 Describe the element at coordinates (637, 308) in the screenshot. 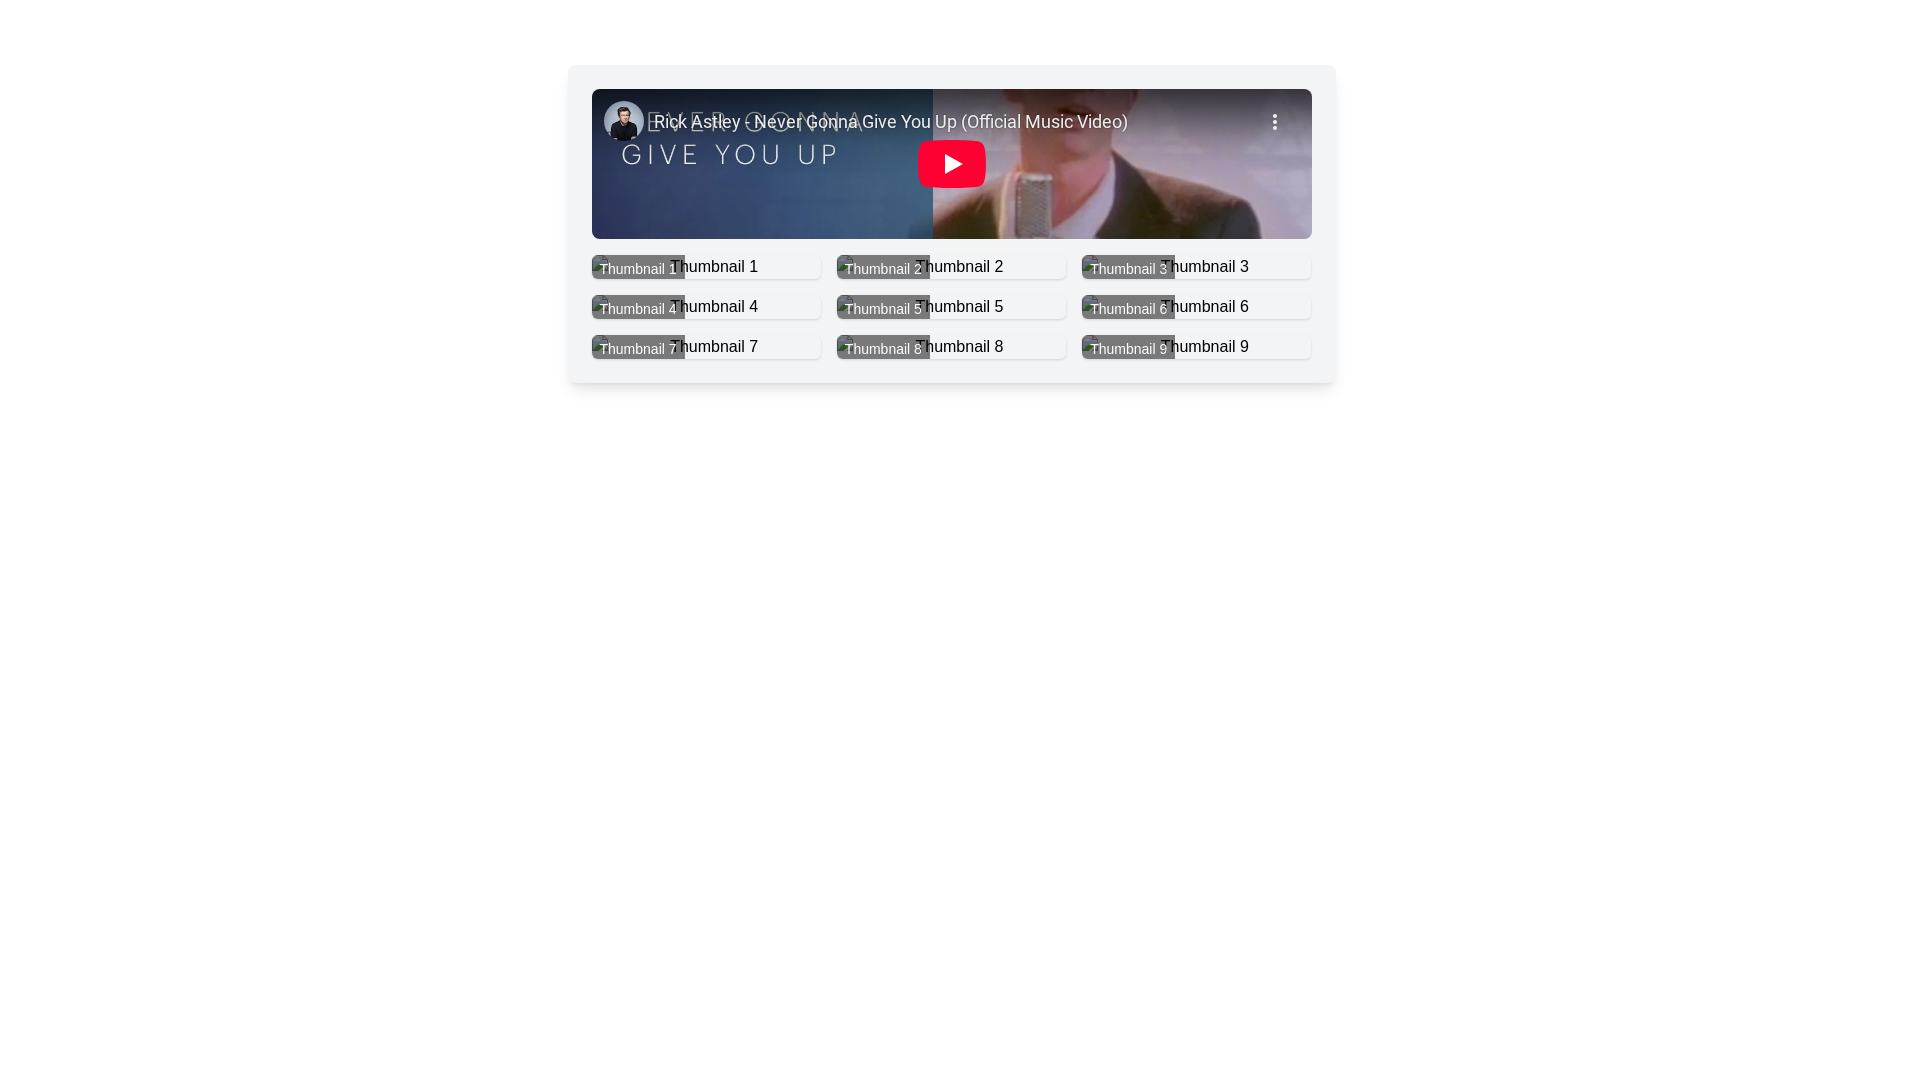

I see `the label with the text 'Thumbnail 4', which is a small rectangular badge with a dark background located at the top-left corner of the thumbnail in the grid layout` at that location.